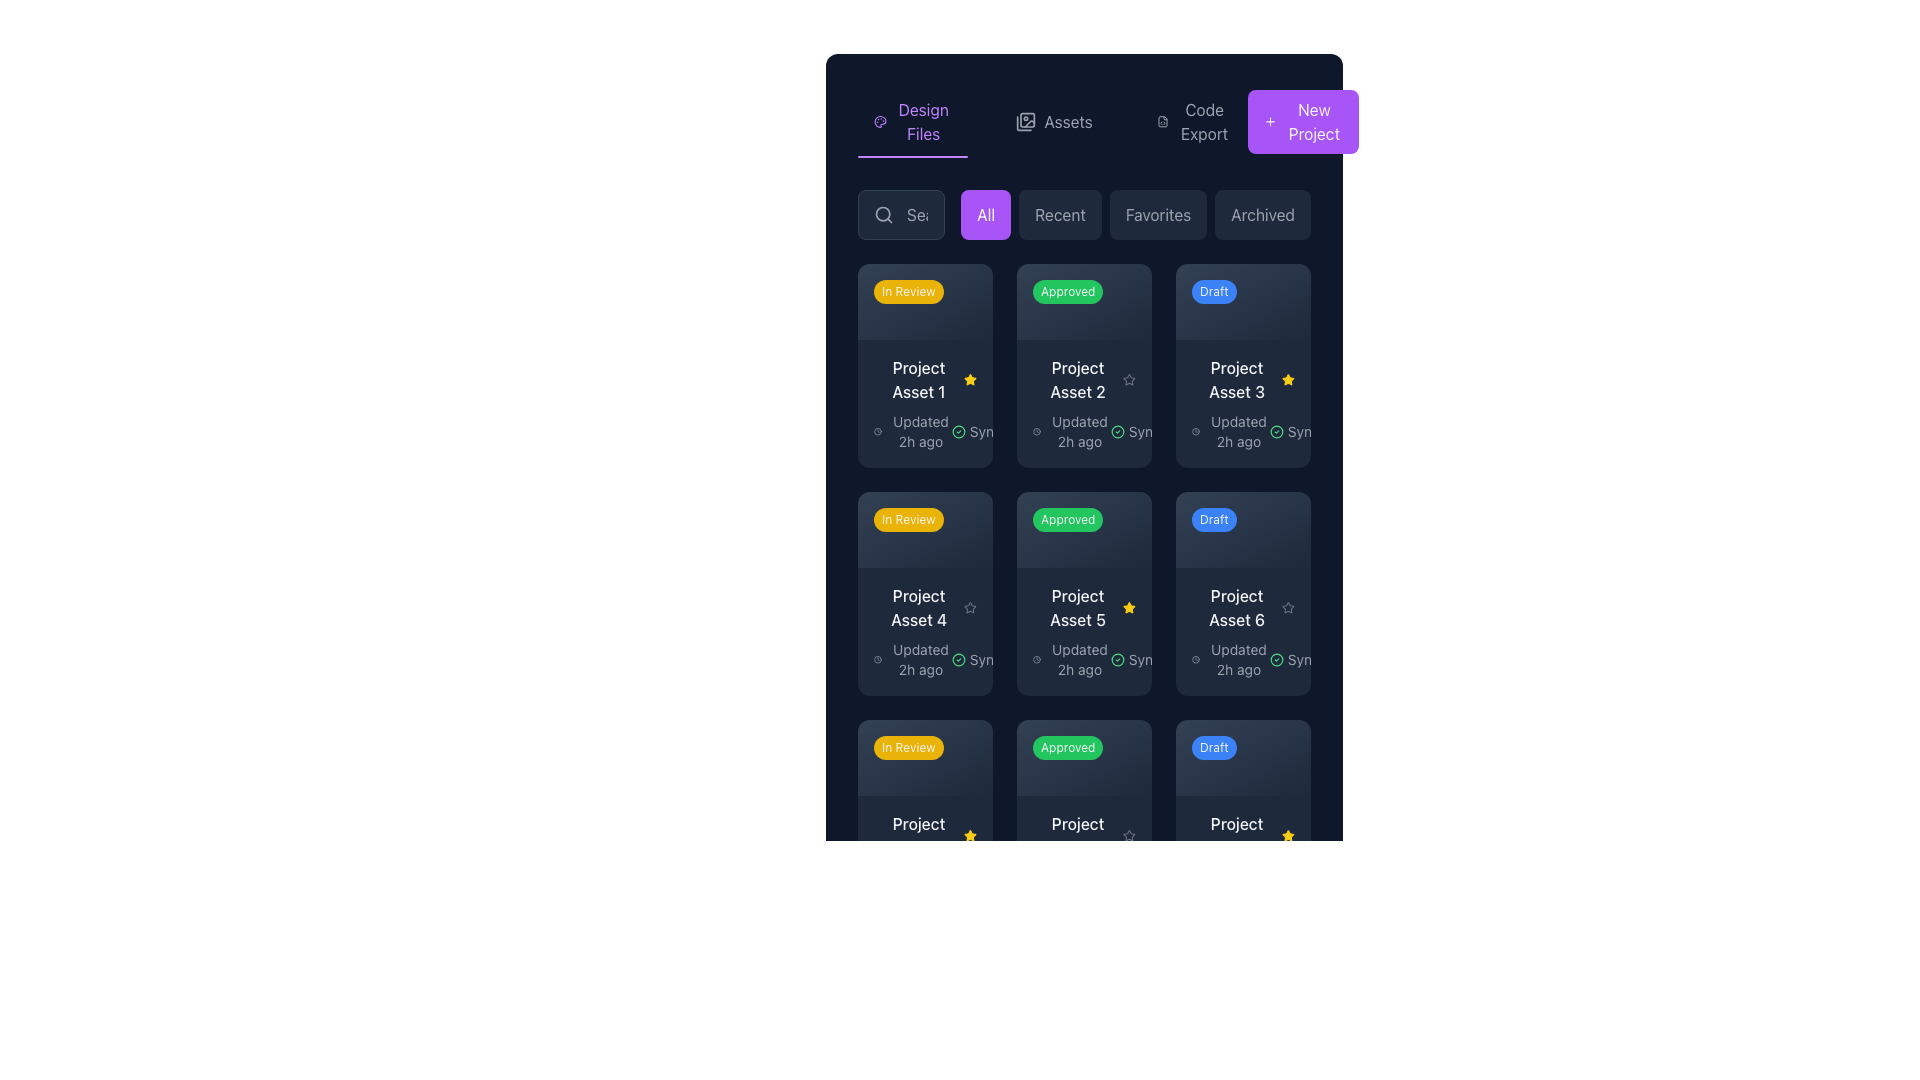 This screenshot has width=1920, height=1080. What do you see at coordinates (1288, 835) in the screenshot?
I see `the star-shaped icon with a yellow fill and border located at the rightmost side of the header section of 'Project Asset 9'` at bounding box center [1288, 835].